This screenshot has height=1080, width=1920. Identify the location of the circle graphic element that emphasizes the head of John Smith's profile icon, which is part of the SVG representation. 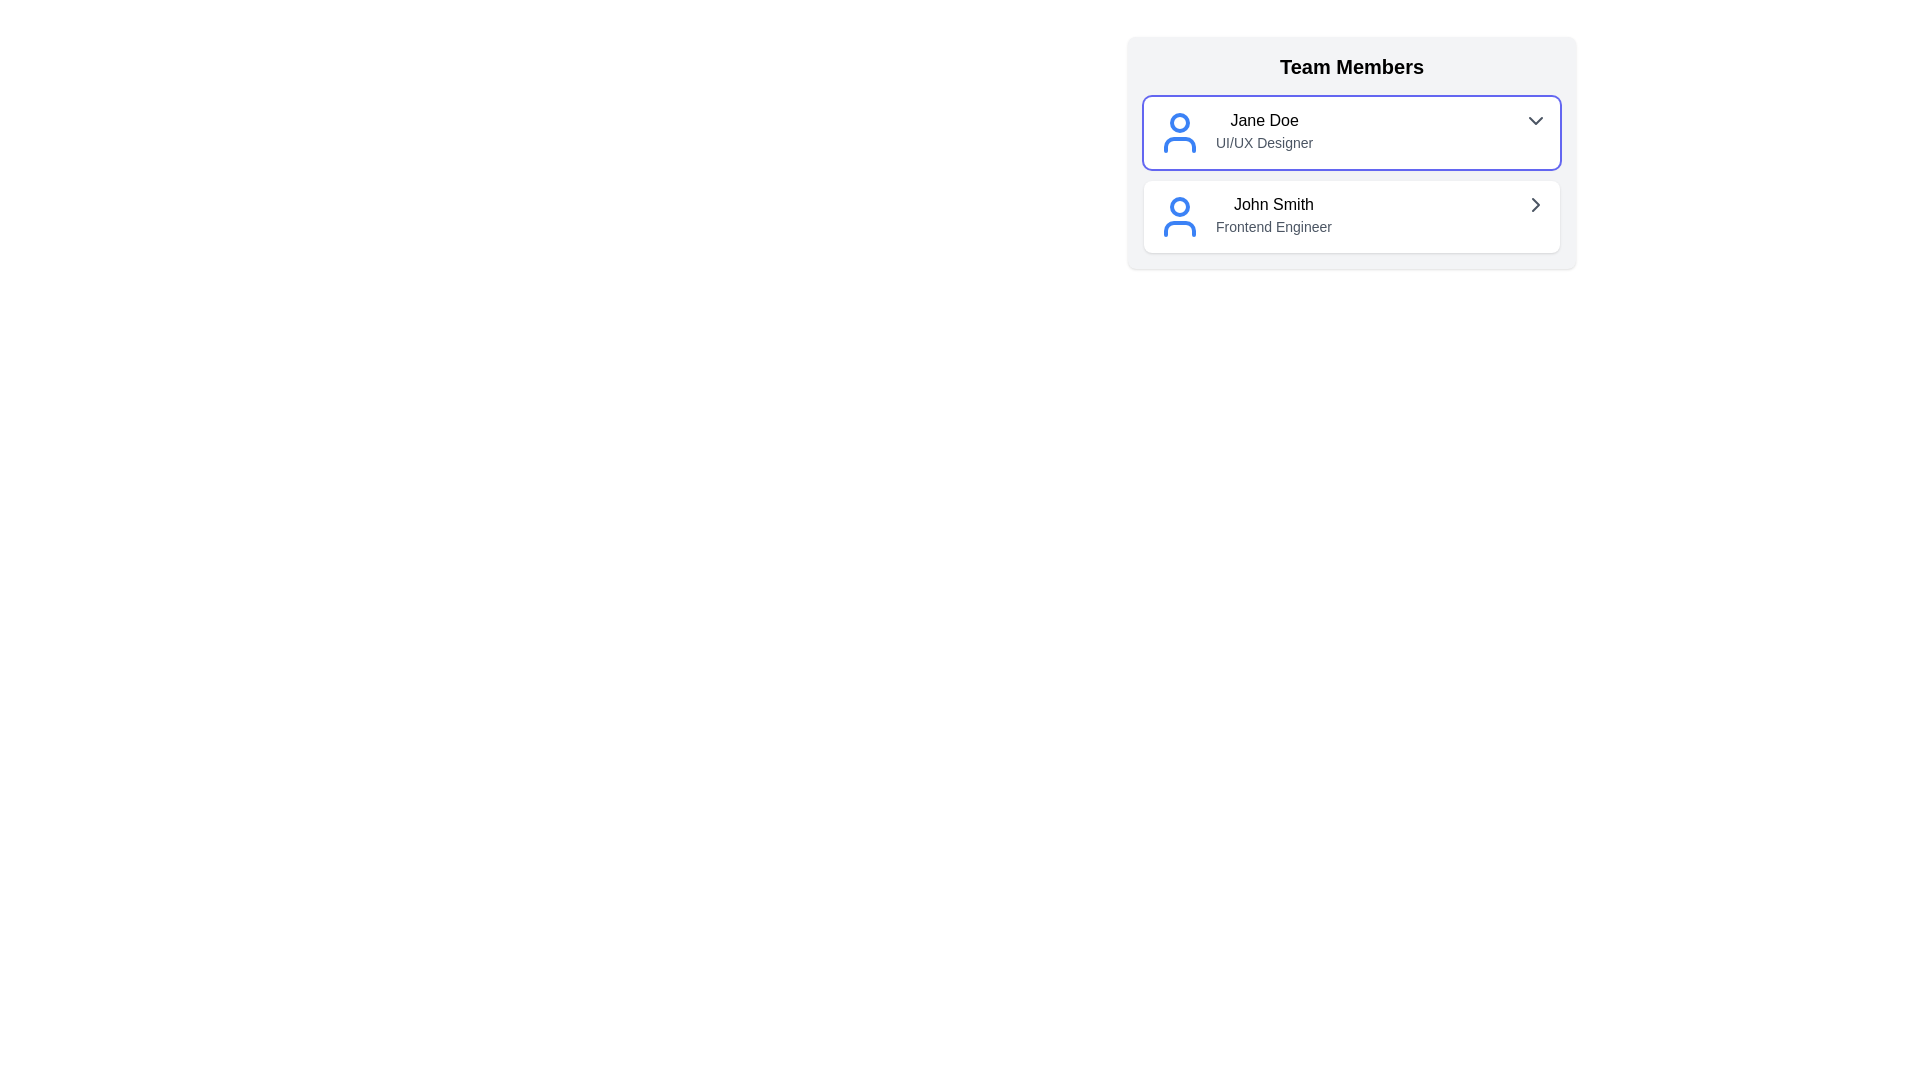
(1180, 207).